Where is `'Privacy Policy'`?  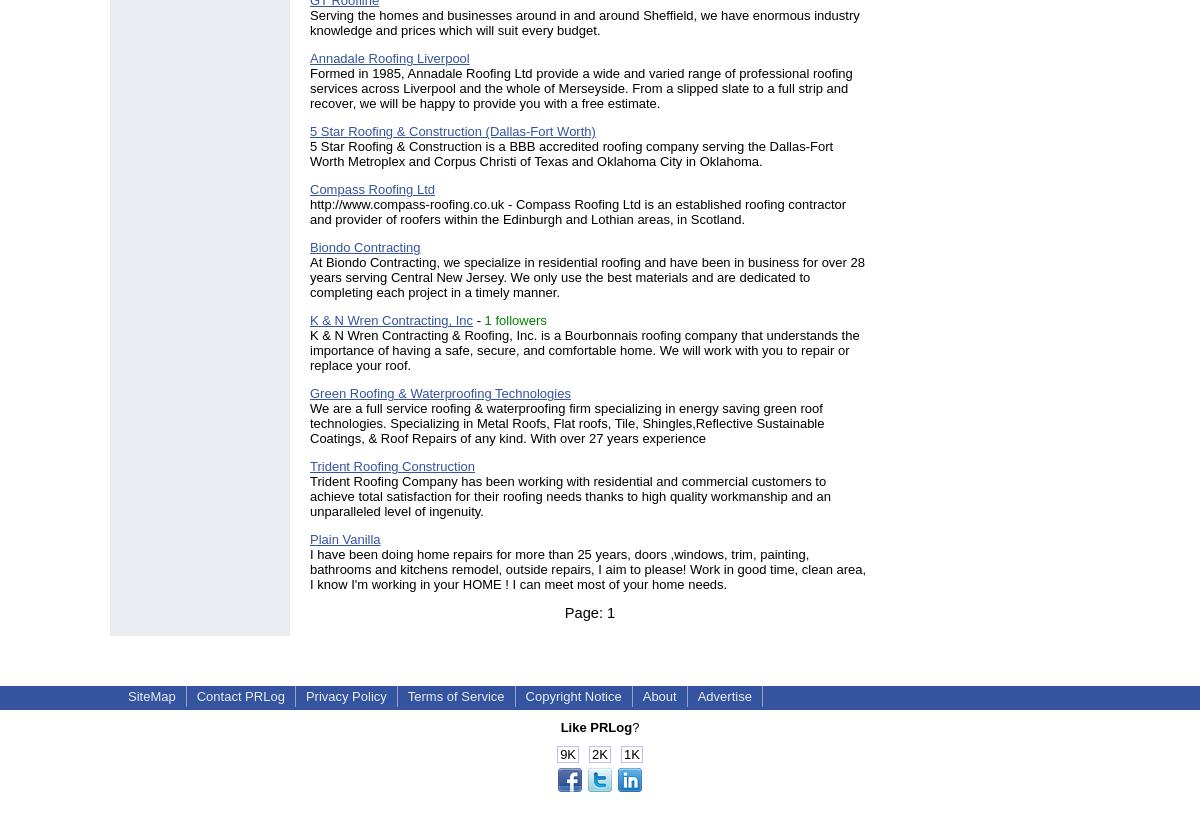
'Privacy Policy' is located at coordinates (345, 696).